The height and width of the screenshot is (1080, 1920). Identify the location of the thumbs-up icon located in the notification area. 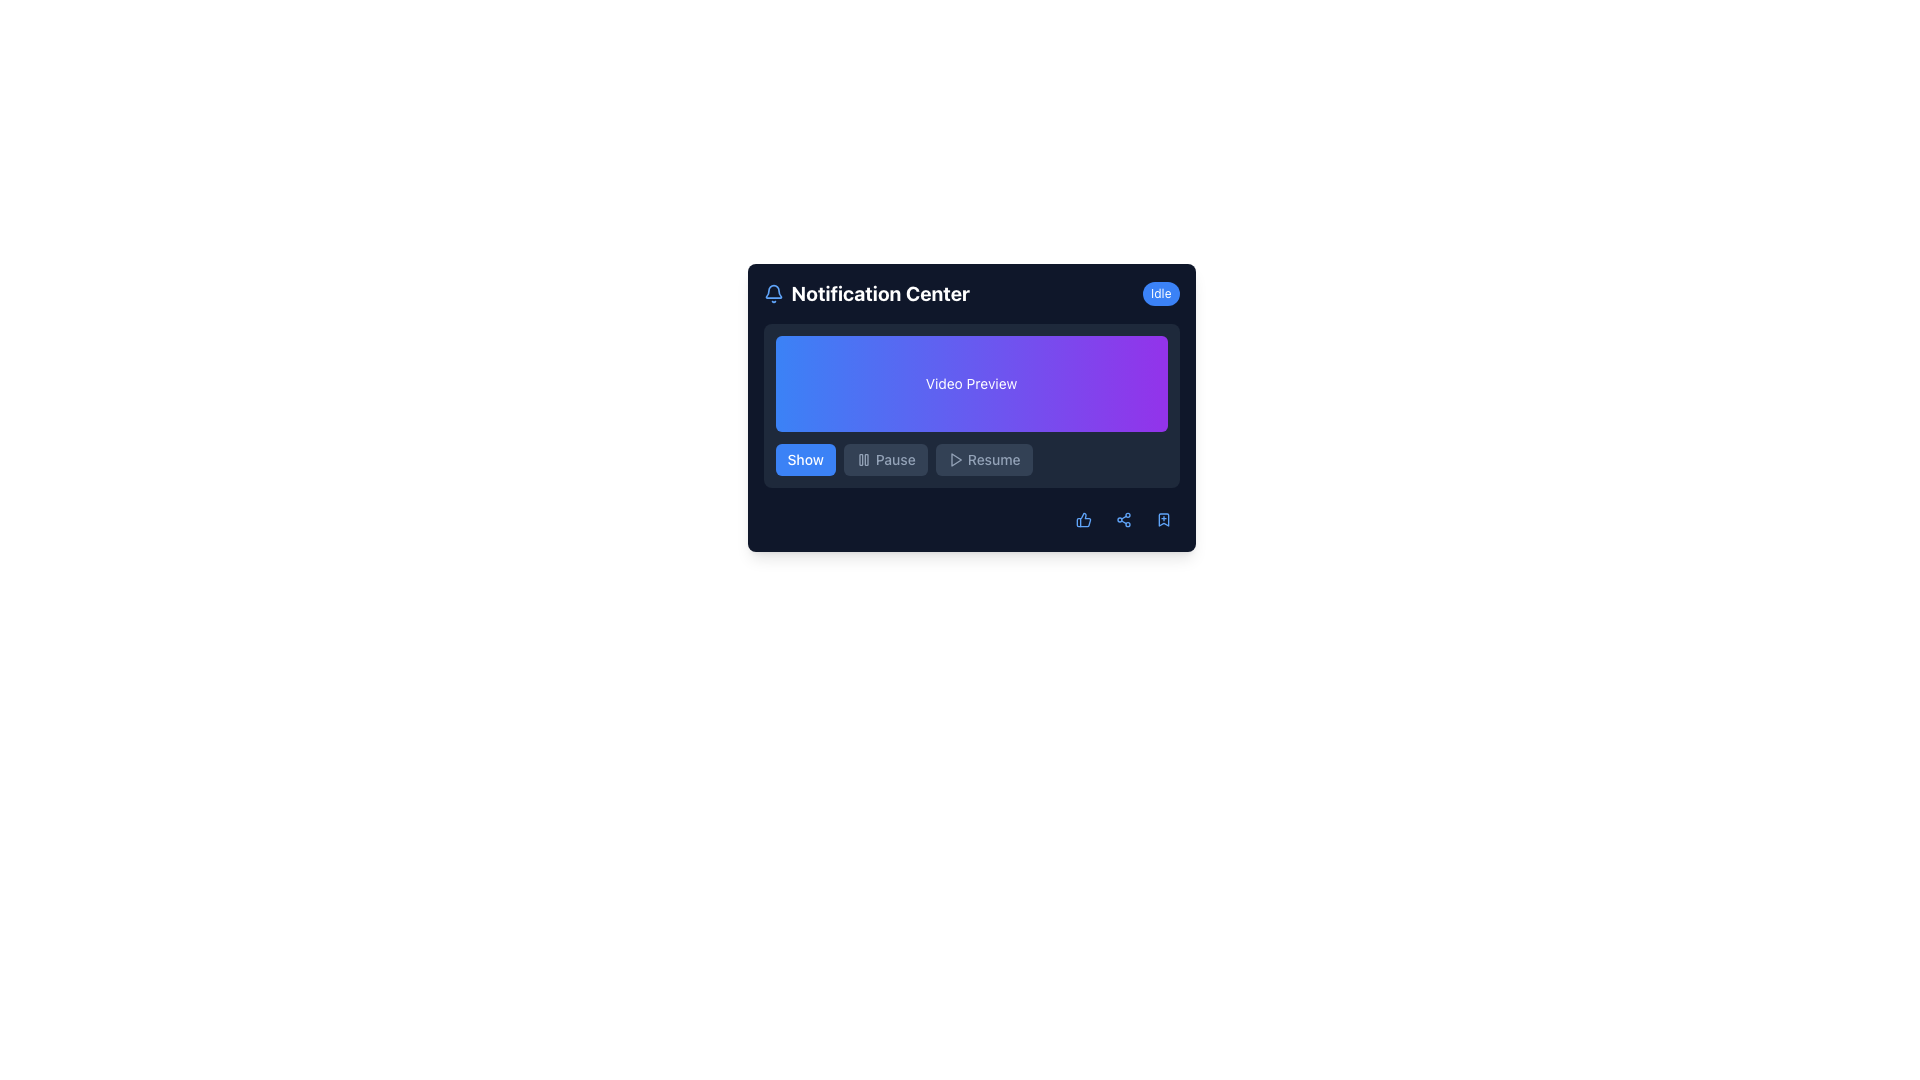
(1082, 519).